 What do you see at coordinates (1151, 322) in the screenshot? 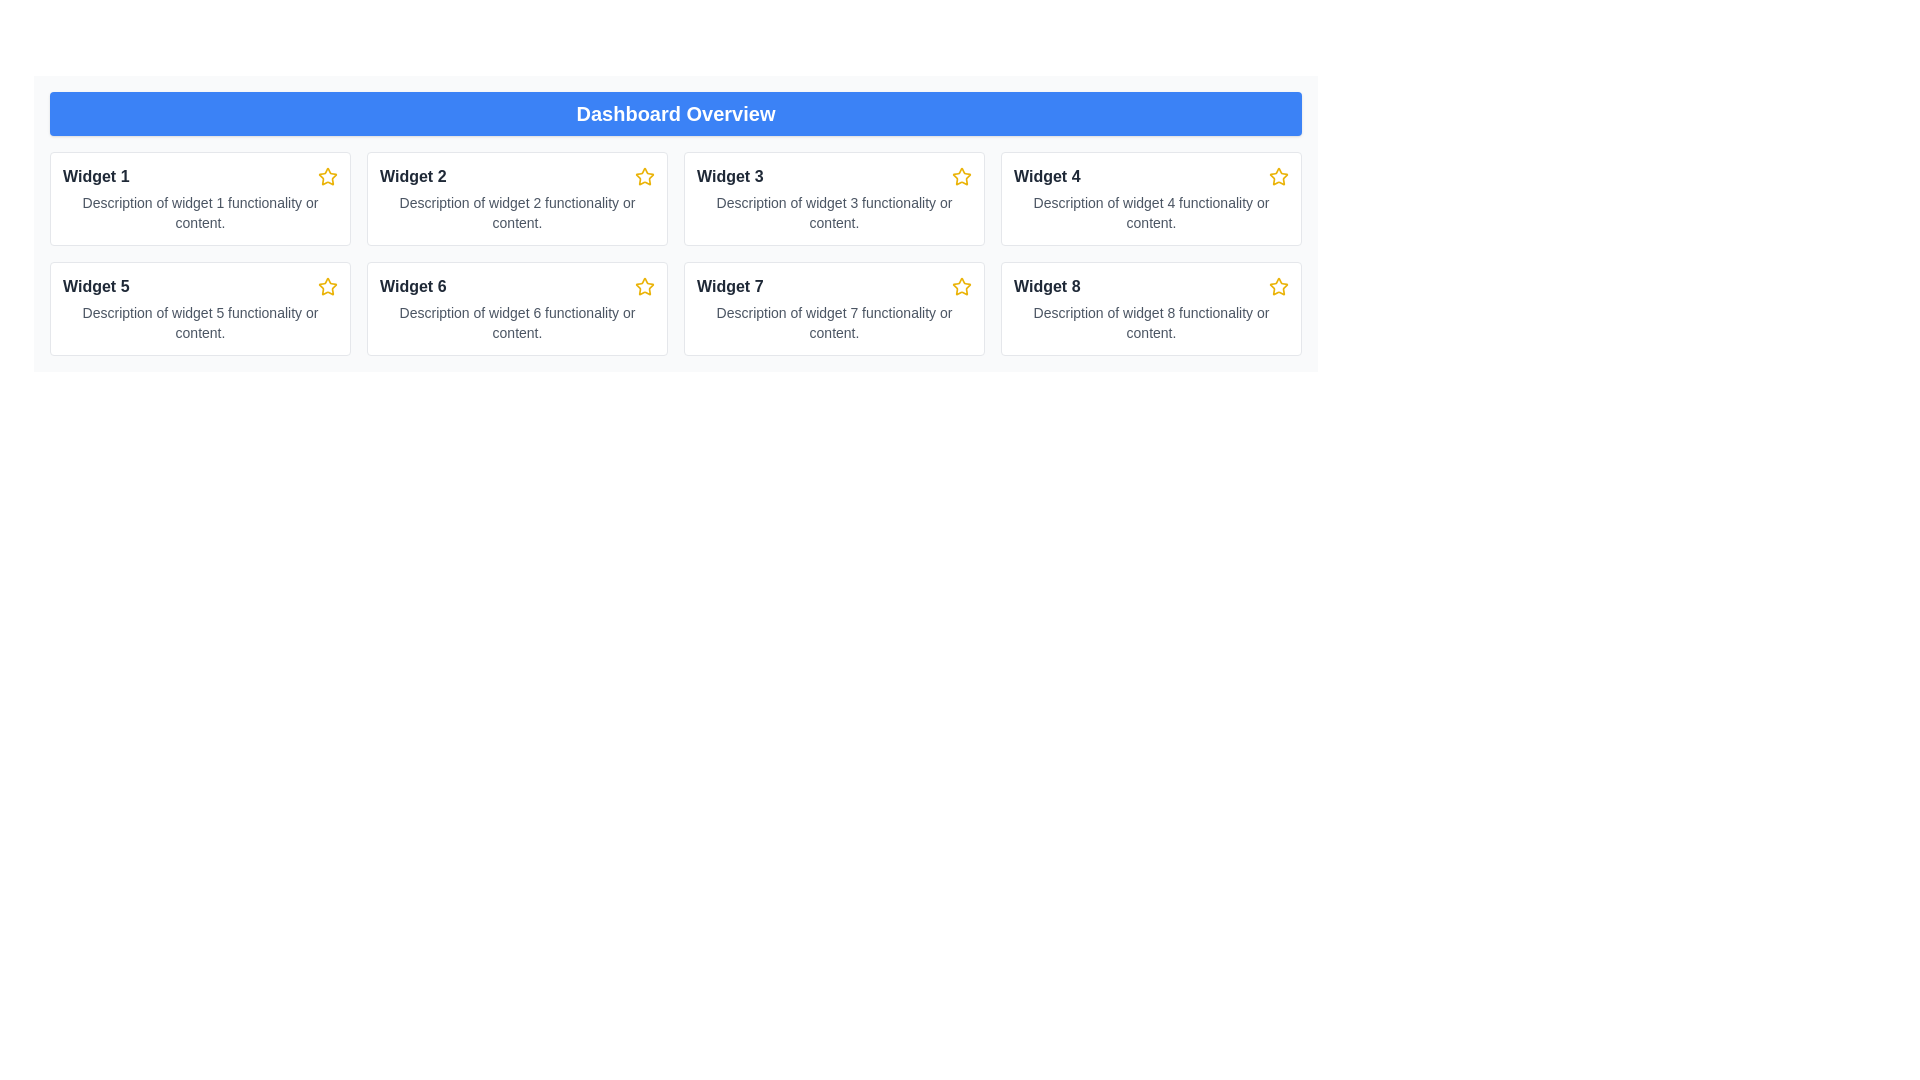
I see `the text element that describes the functionality of Widget 8, located in the Dashboard Overview section below the title 'Widget 8'` at bounding box center [1151, 322].